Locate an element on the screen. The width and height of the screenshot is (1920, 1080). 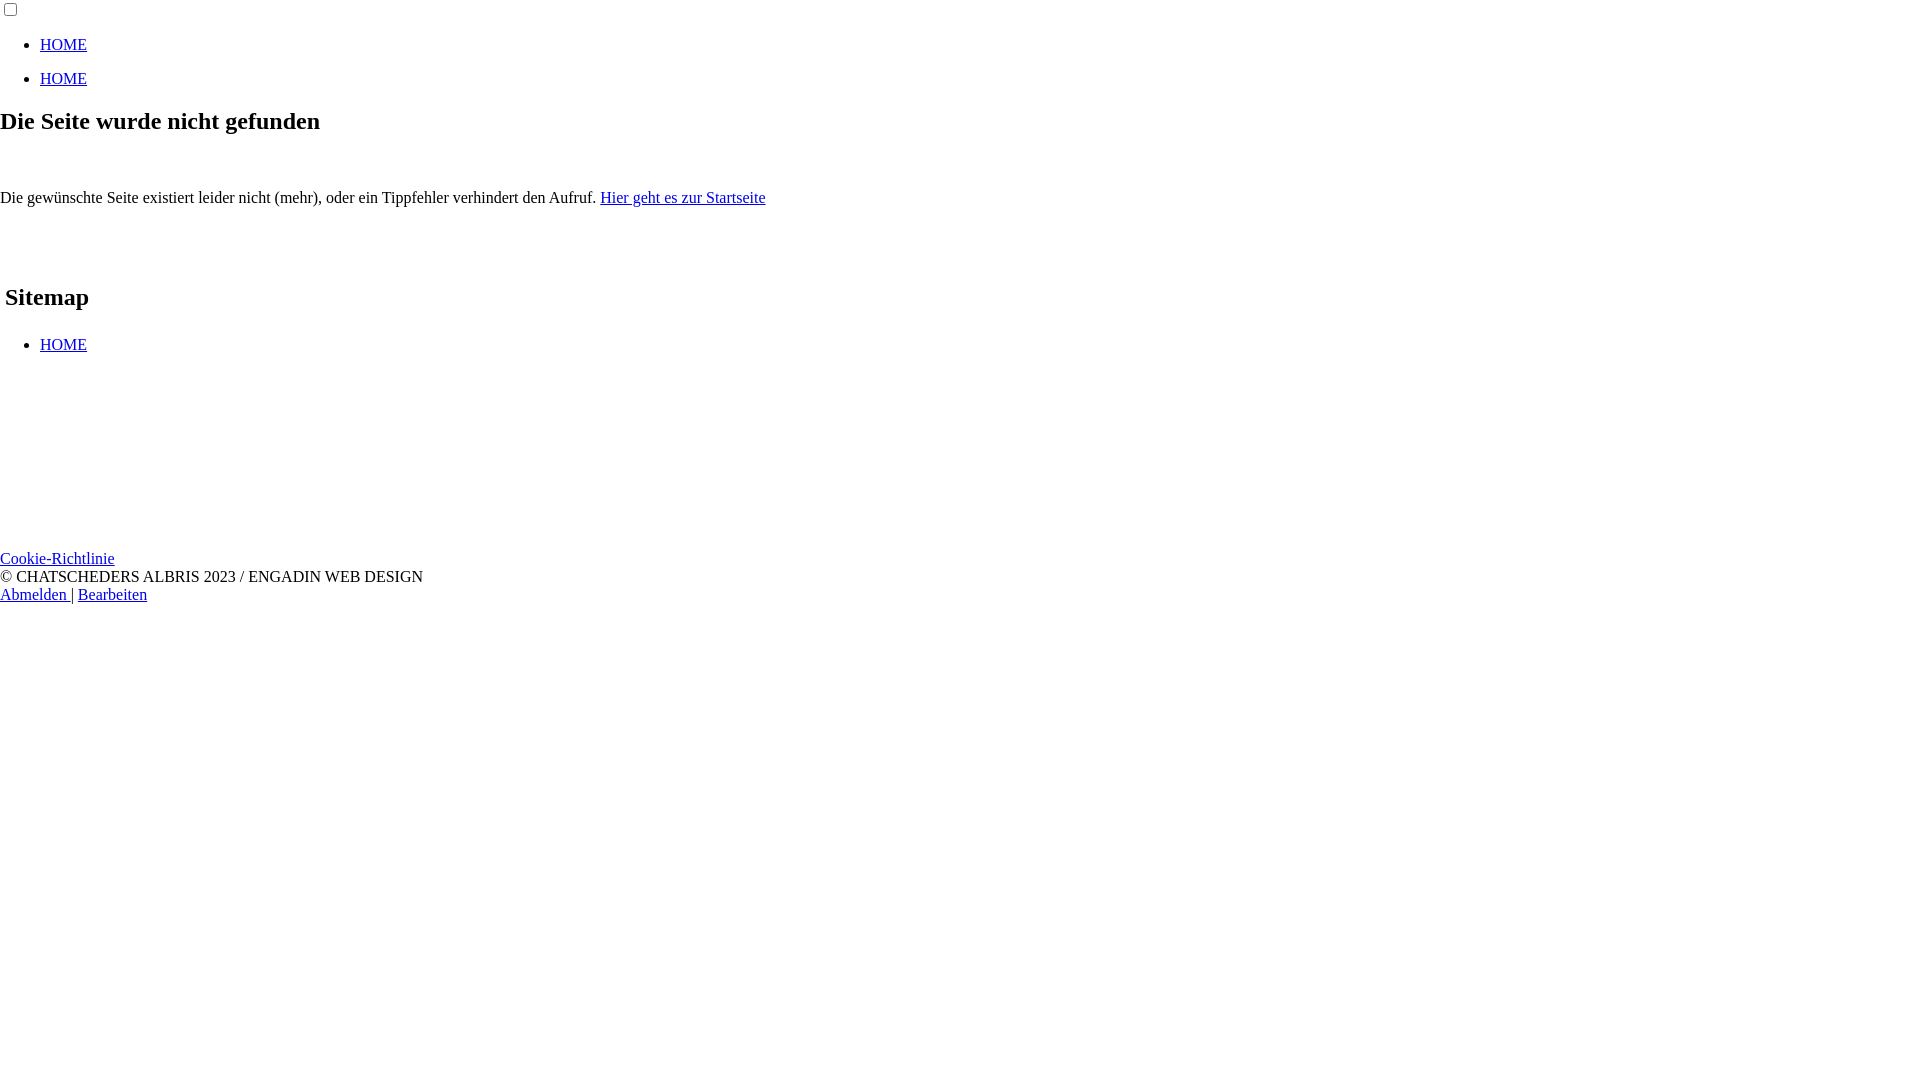
'HOME' is located at coordinates (63, 77).